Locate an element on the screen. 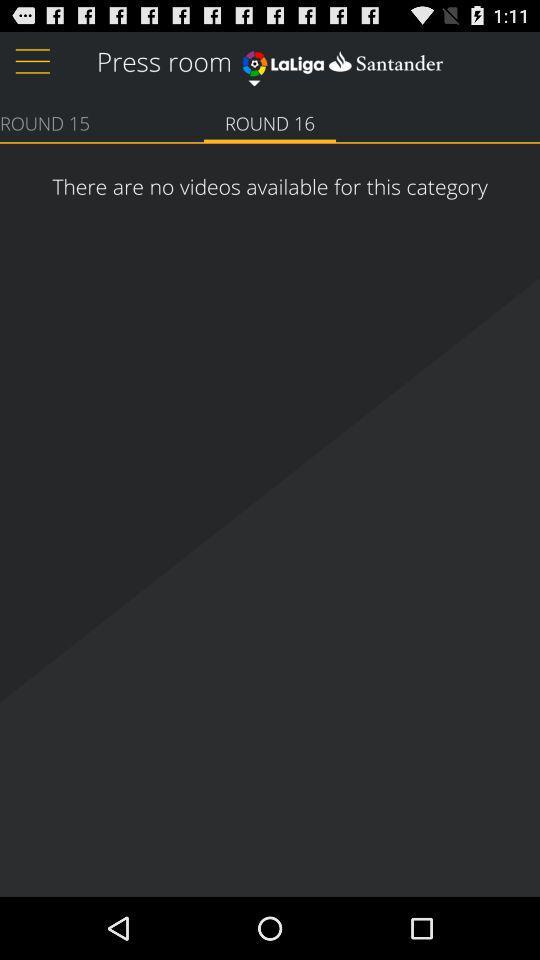 This screenshot has width=540, height=960. icon above the there are no app is located at coordinates (44, 121).